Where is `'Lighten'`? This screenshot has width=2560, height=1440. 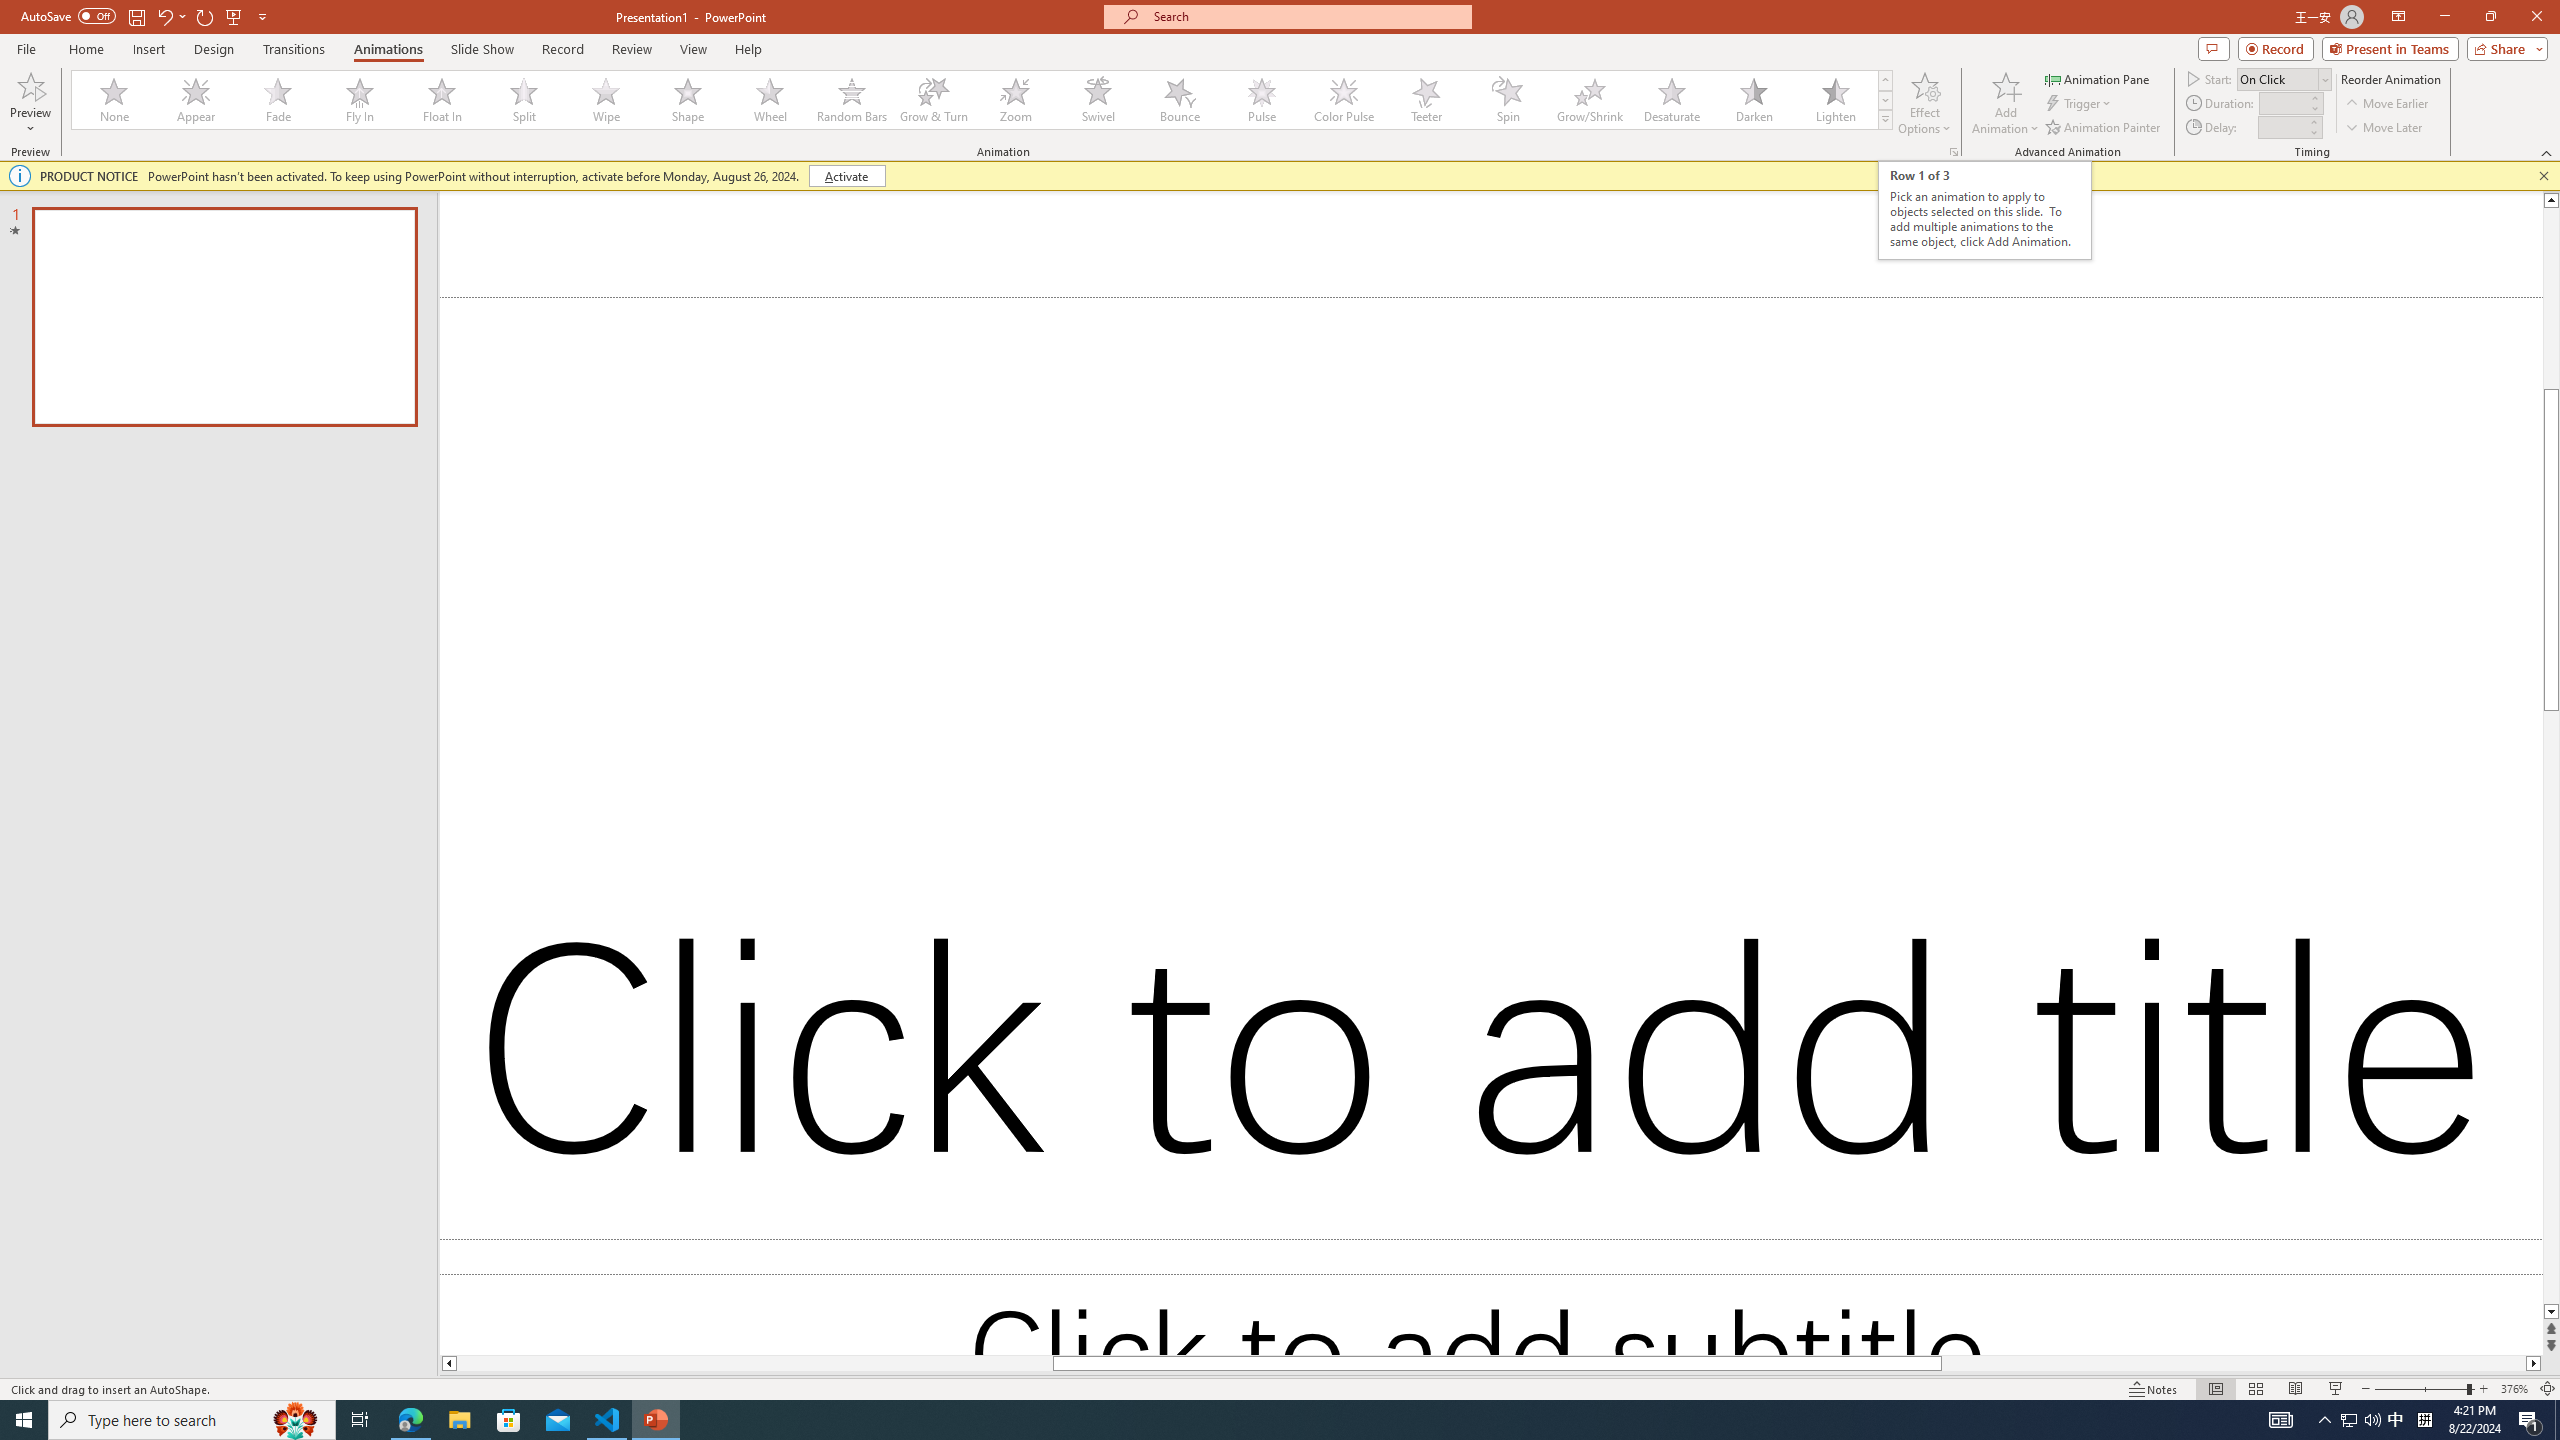 'Lighten' is located at coordinates (1834, 99).